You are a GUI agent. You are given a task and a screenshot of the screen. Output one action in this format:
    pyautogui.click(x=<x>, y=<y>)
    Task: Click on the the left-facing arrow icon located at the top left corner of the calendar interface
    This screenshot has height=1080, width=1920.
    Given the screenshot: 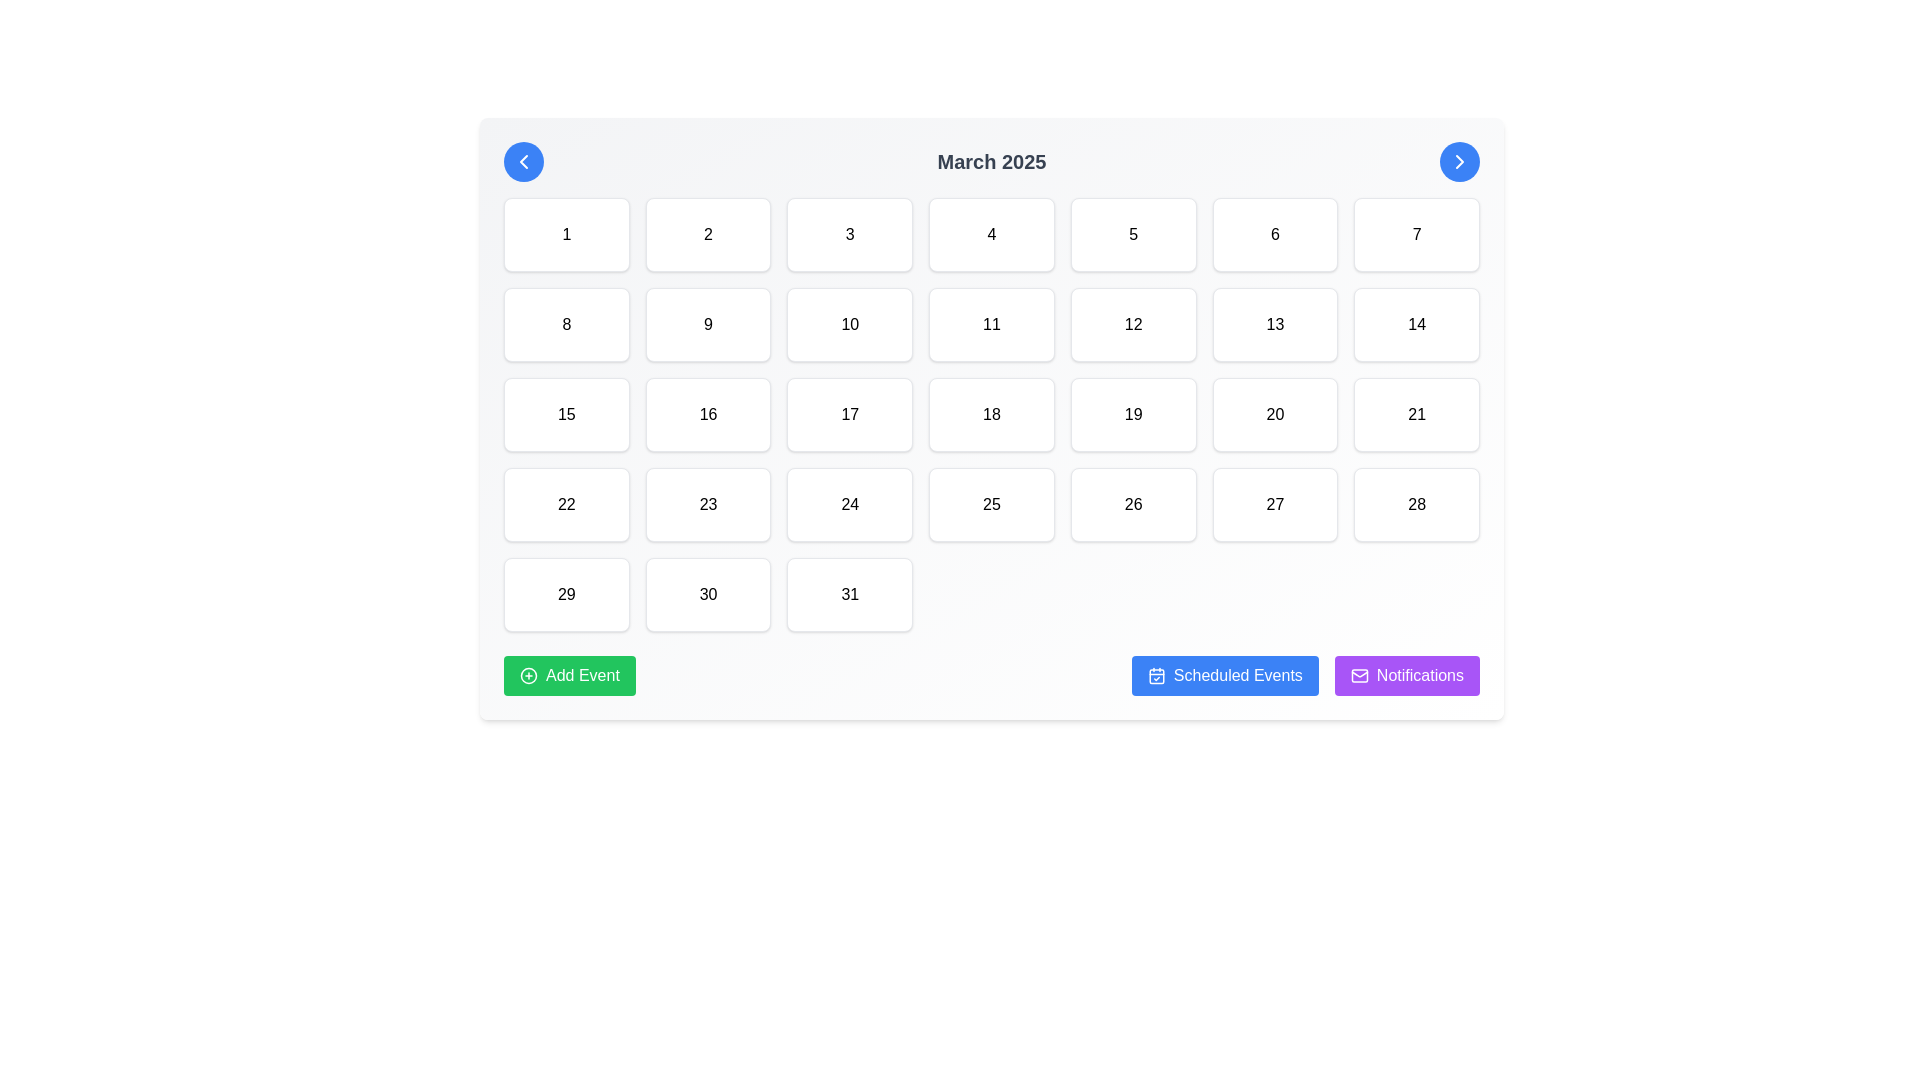 What is the action you would take?
    pyautogui.click(x=523, y=161)
    